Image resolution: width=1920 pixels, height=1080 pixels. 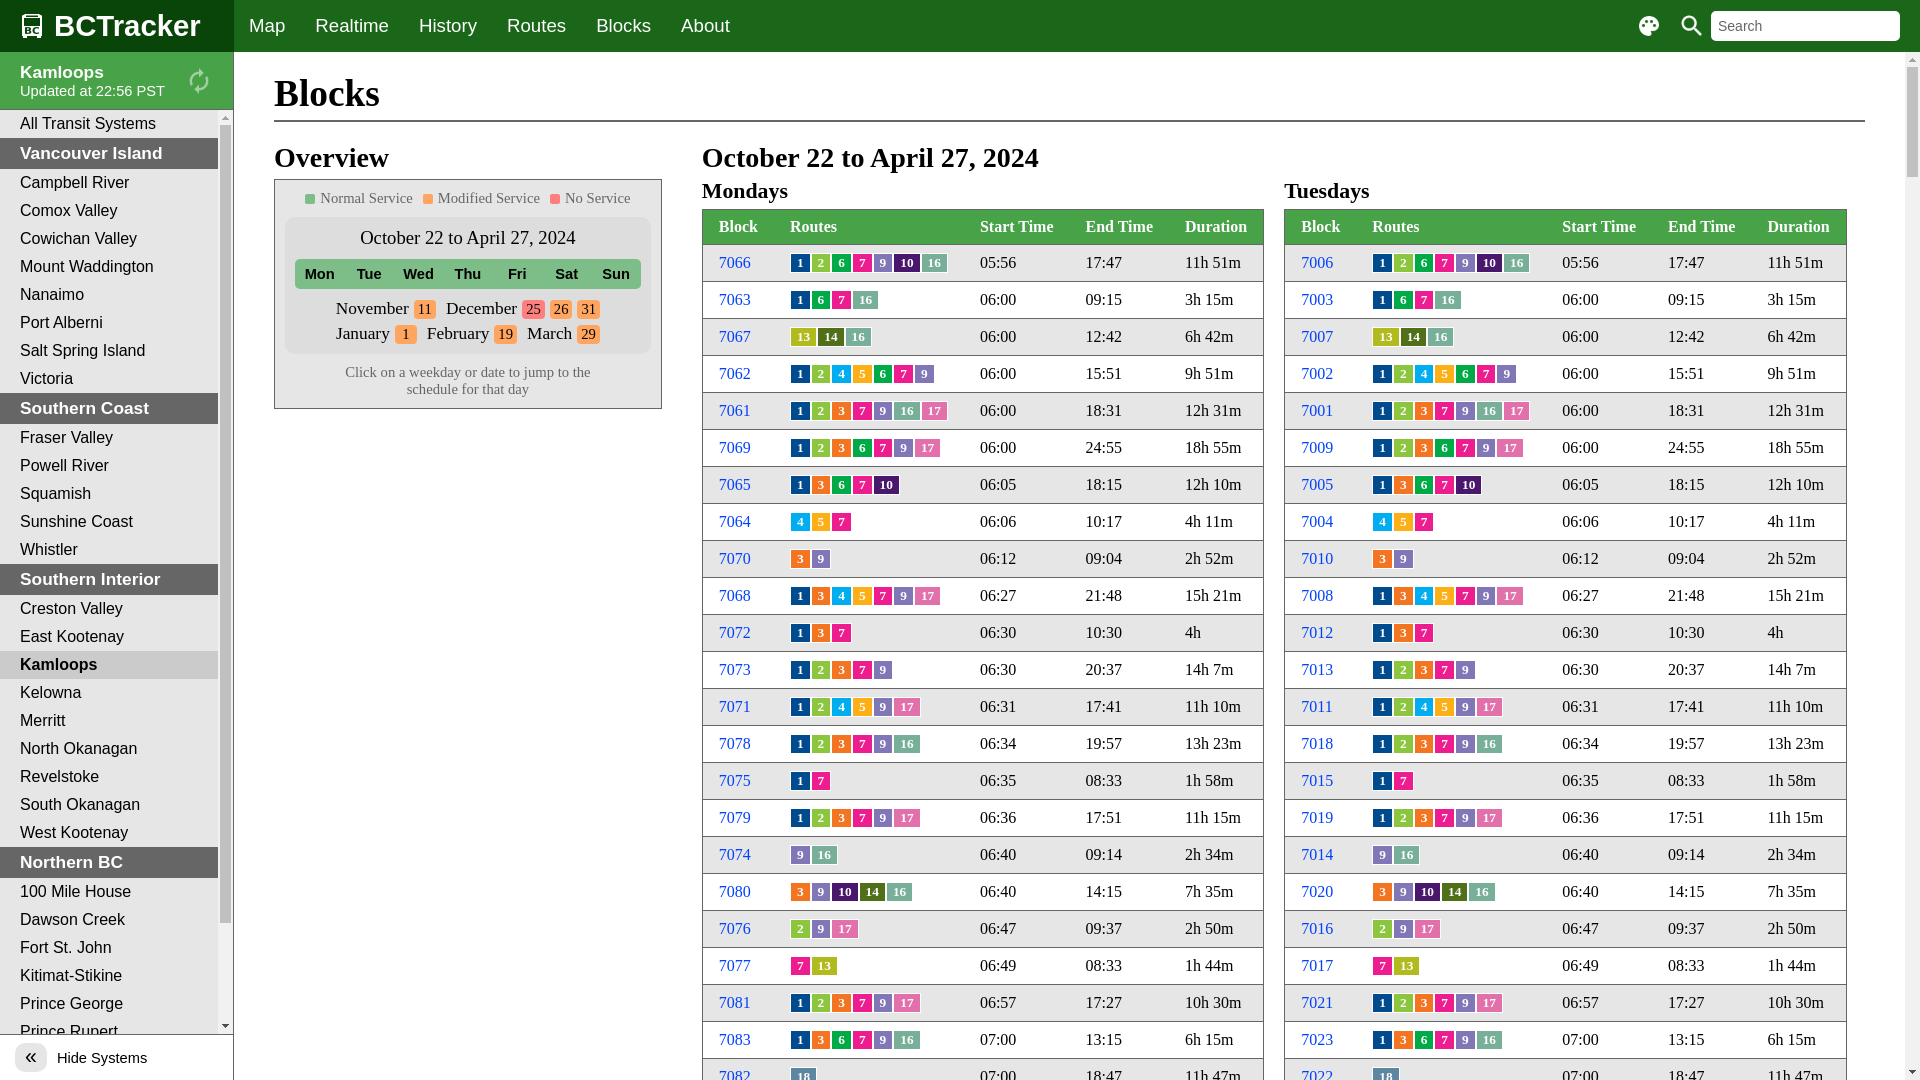 I want to click on 'Tue', so click(x=368, y=273).